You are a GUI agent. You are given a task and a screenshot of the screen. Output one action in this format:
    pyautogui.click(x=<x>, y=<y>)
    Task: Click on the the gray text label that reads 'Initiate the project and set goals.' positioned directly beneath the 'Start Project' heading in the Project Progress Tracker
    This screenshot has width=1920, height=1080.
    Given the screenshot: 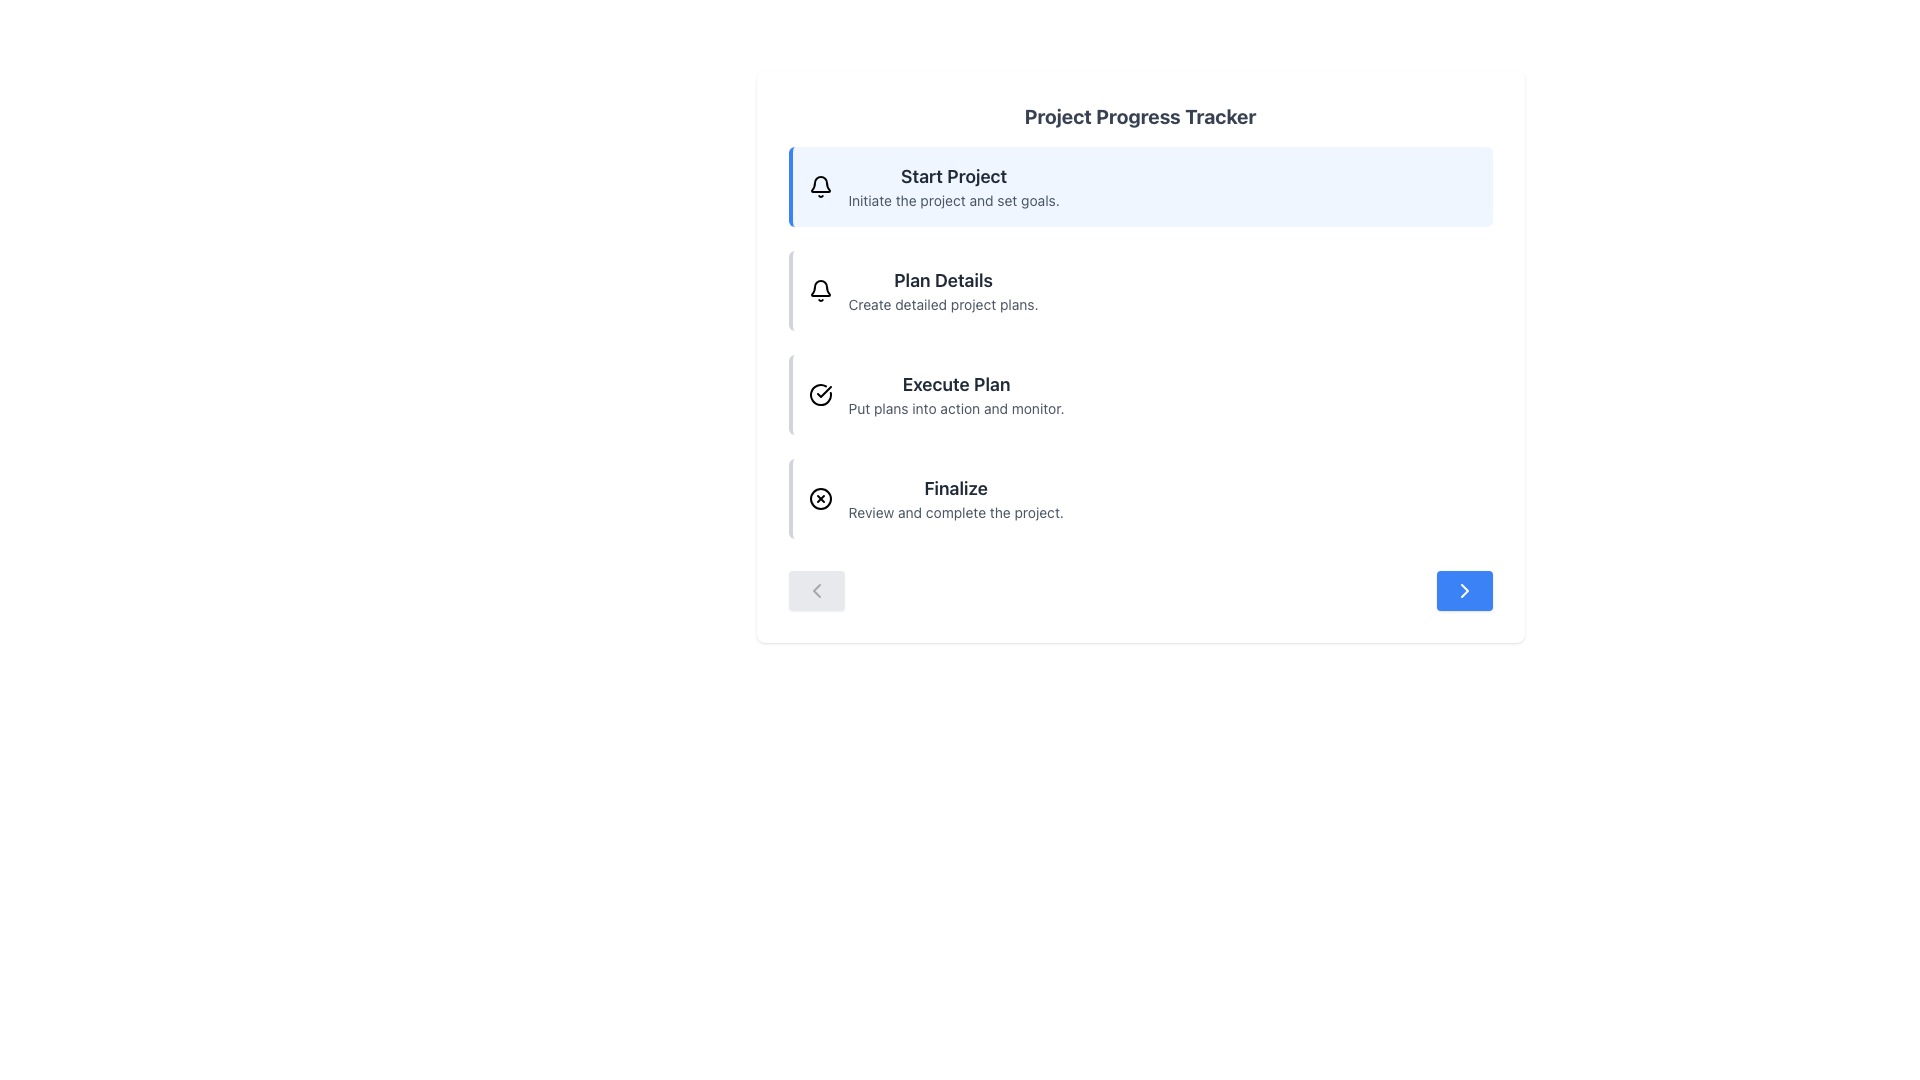 What is the action you would take?
    pyautogui.click(x=953, y=200)
    